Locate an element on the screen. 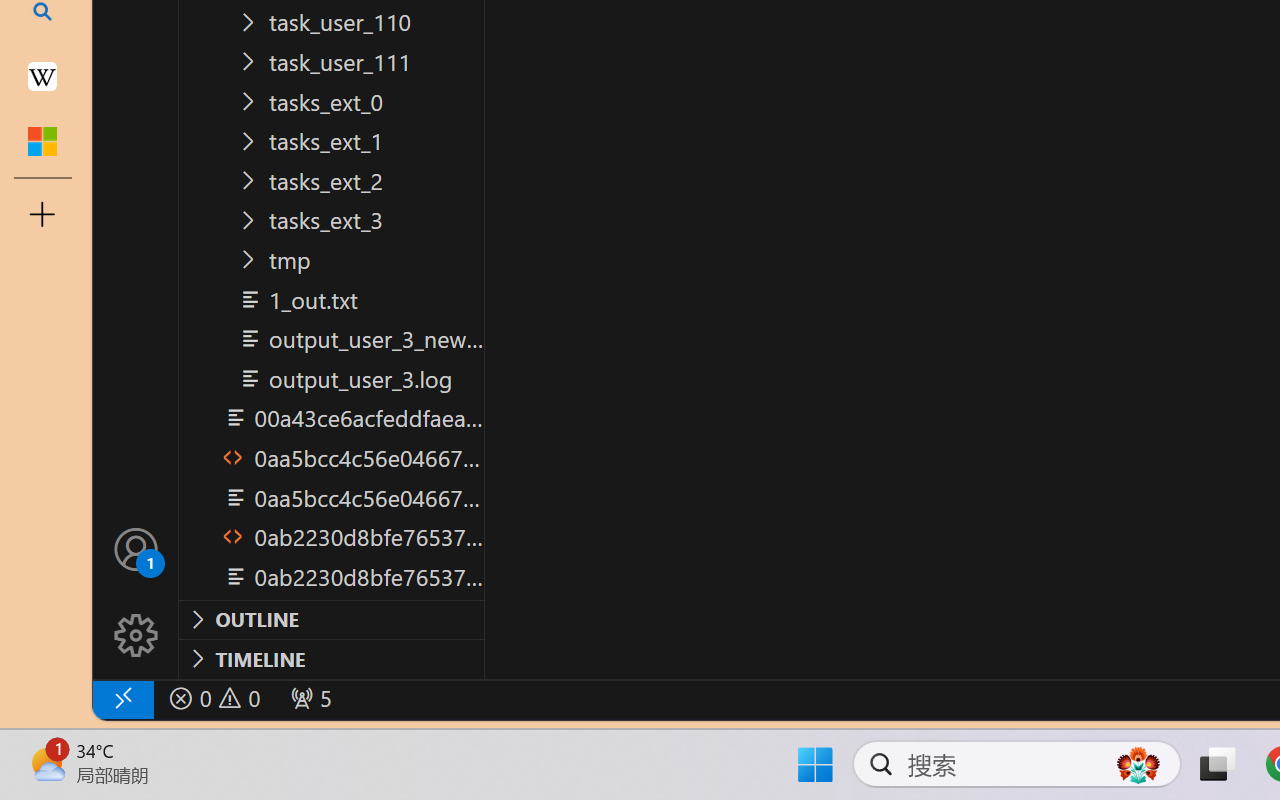  'Earth - Wikipedia' is located at coordinates (42, 76).